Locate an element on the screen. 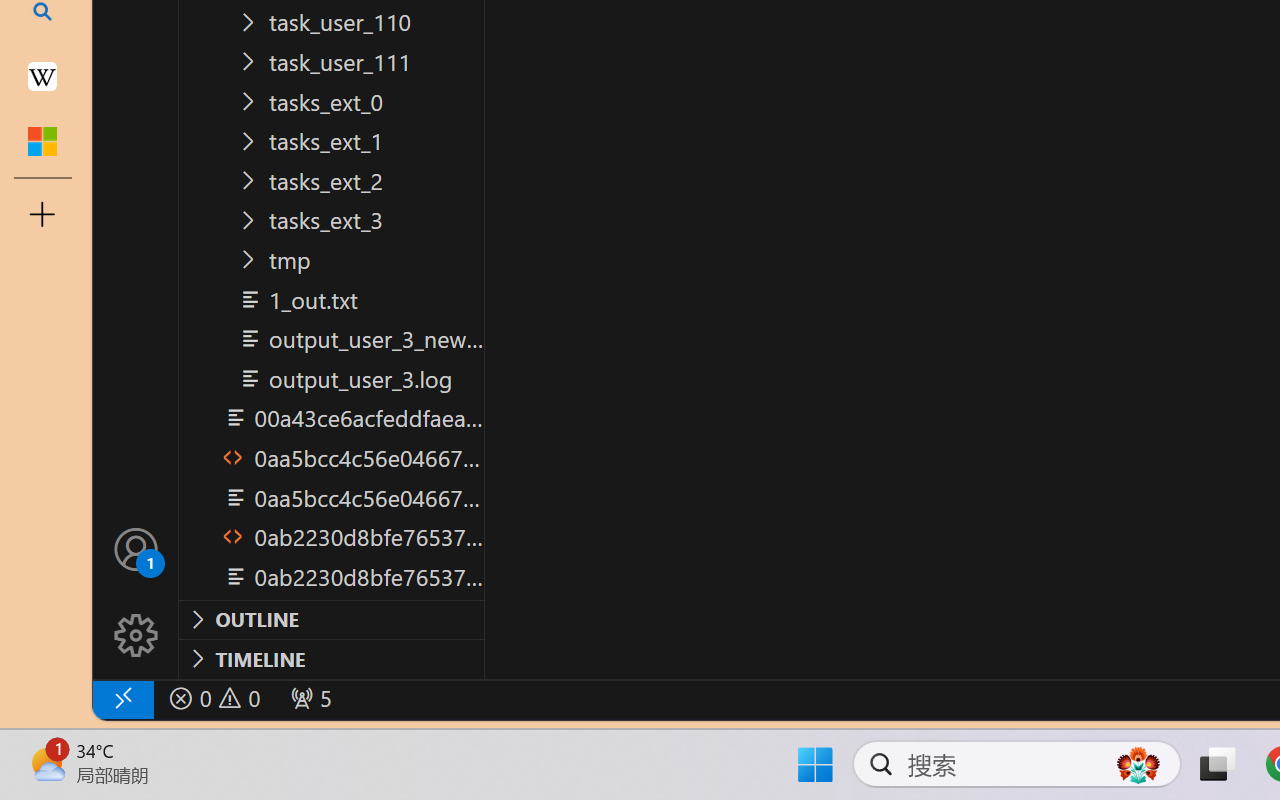  'Earth - Wikipedia' is located at coordinates (42, 76).